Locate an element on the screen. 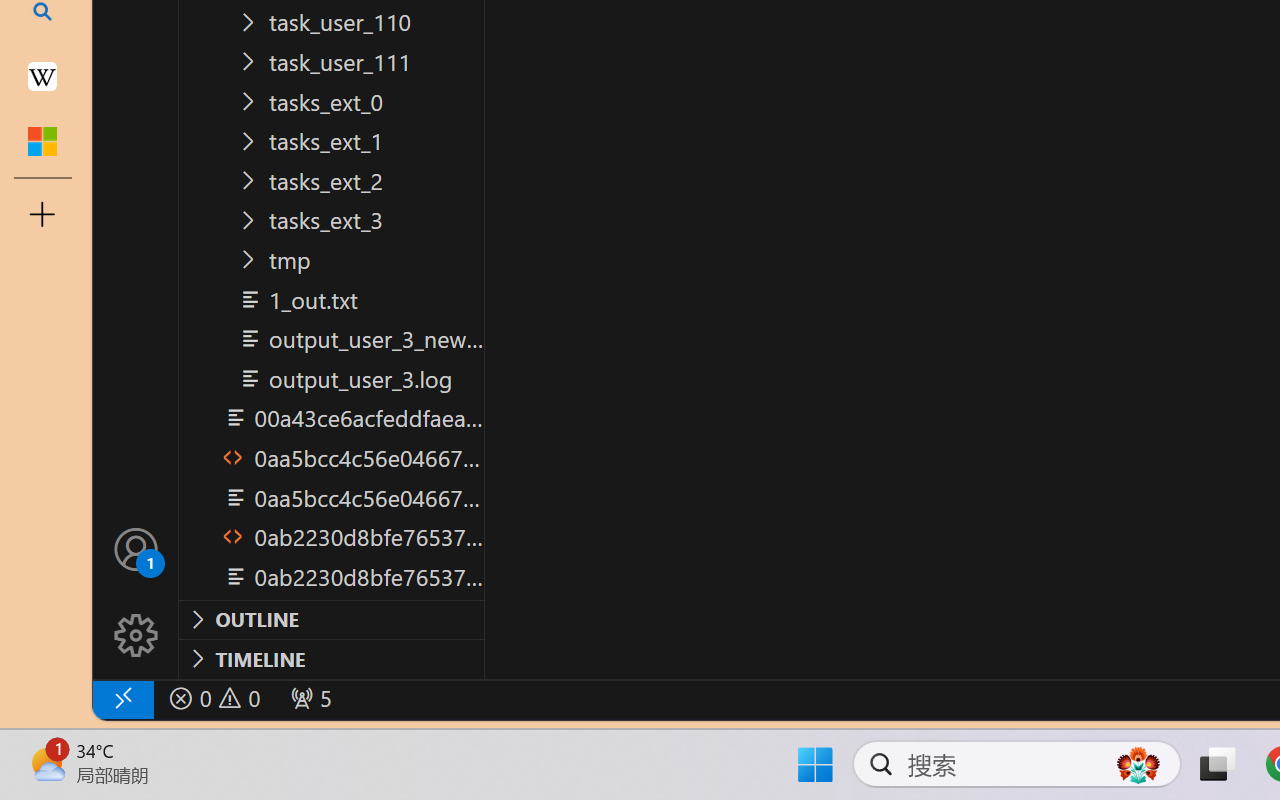  'Earth - Wikipedia' is located at coordinates (42, 76).